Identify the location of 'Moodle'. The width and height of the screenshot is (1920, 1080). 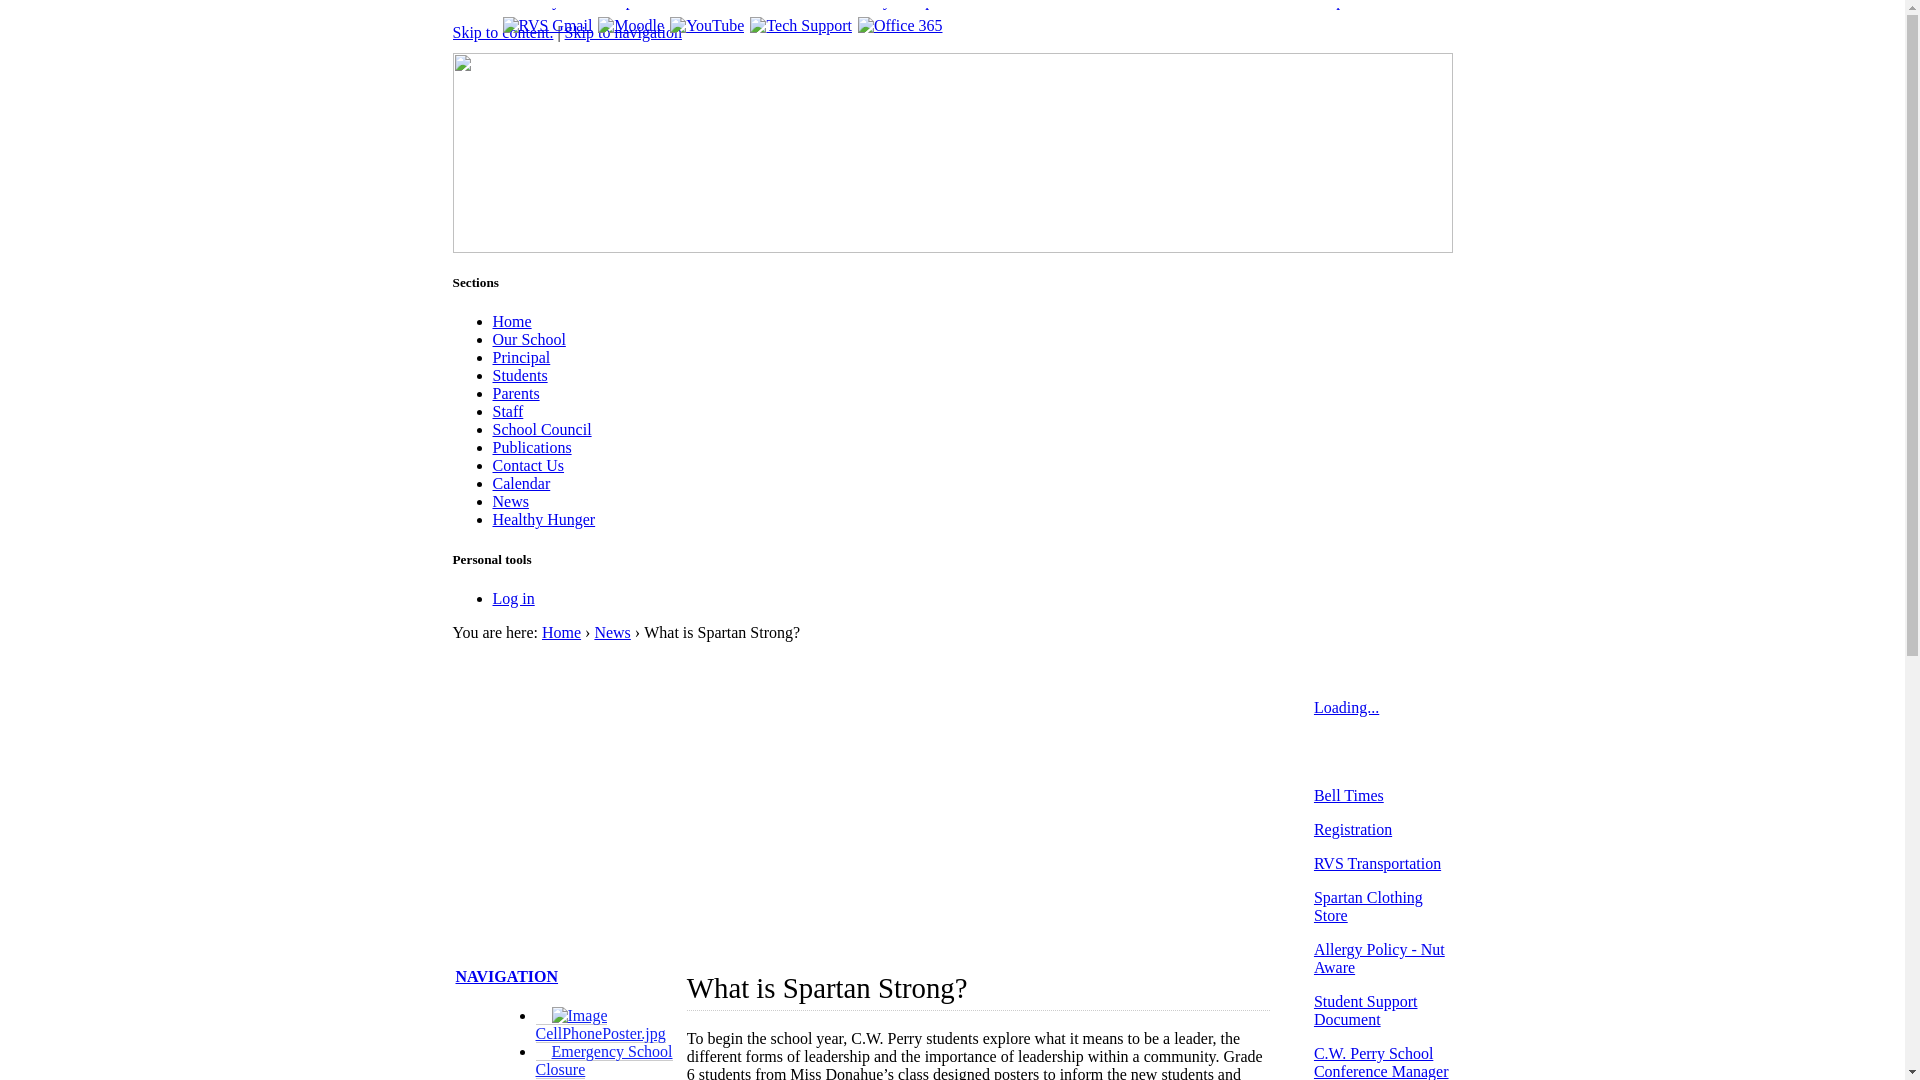
(629, 25).